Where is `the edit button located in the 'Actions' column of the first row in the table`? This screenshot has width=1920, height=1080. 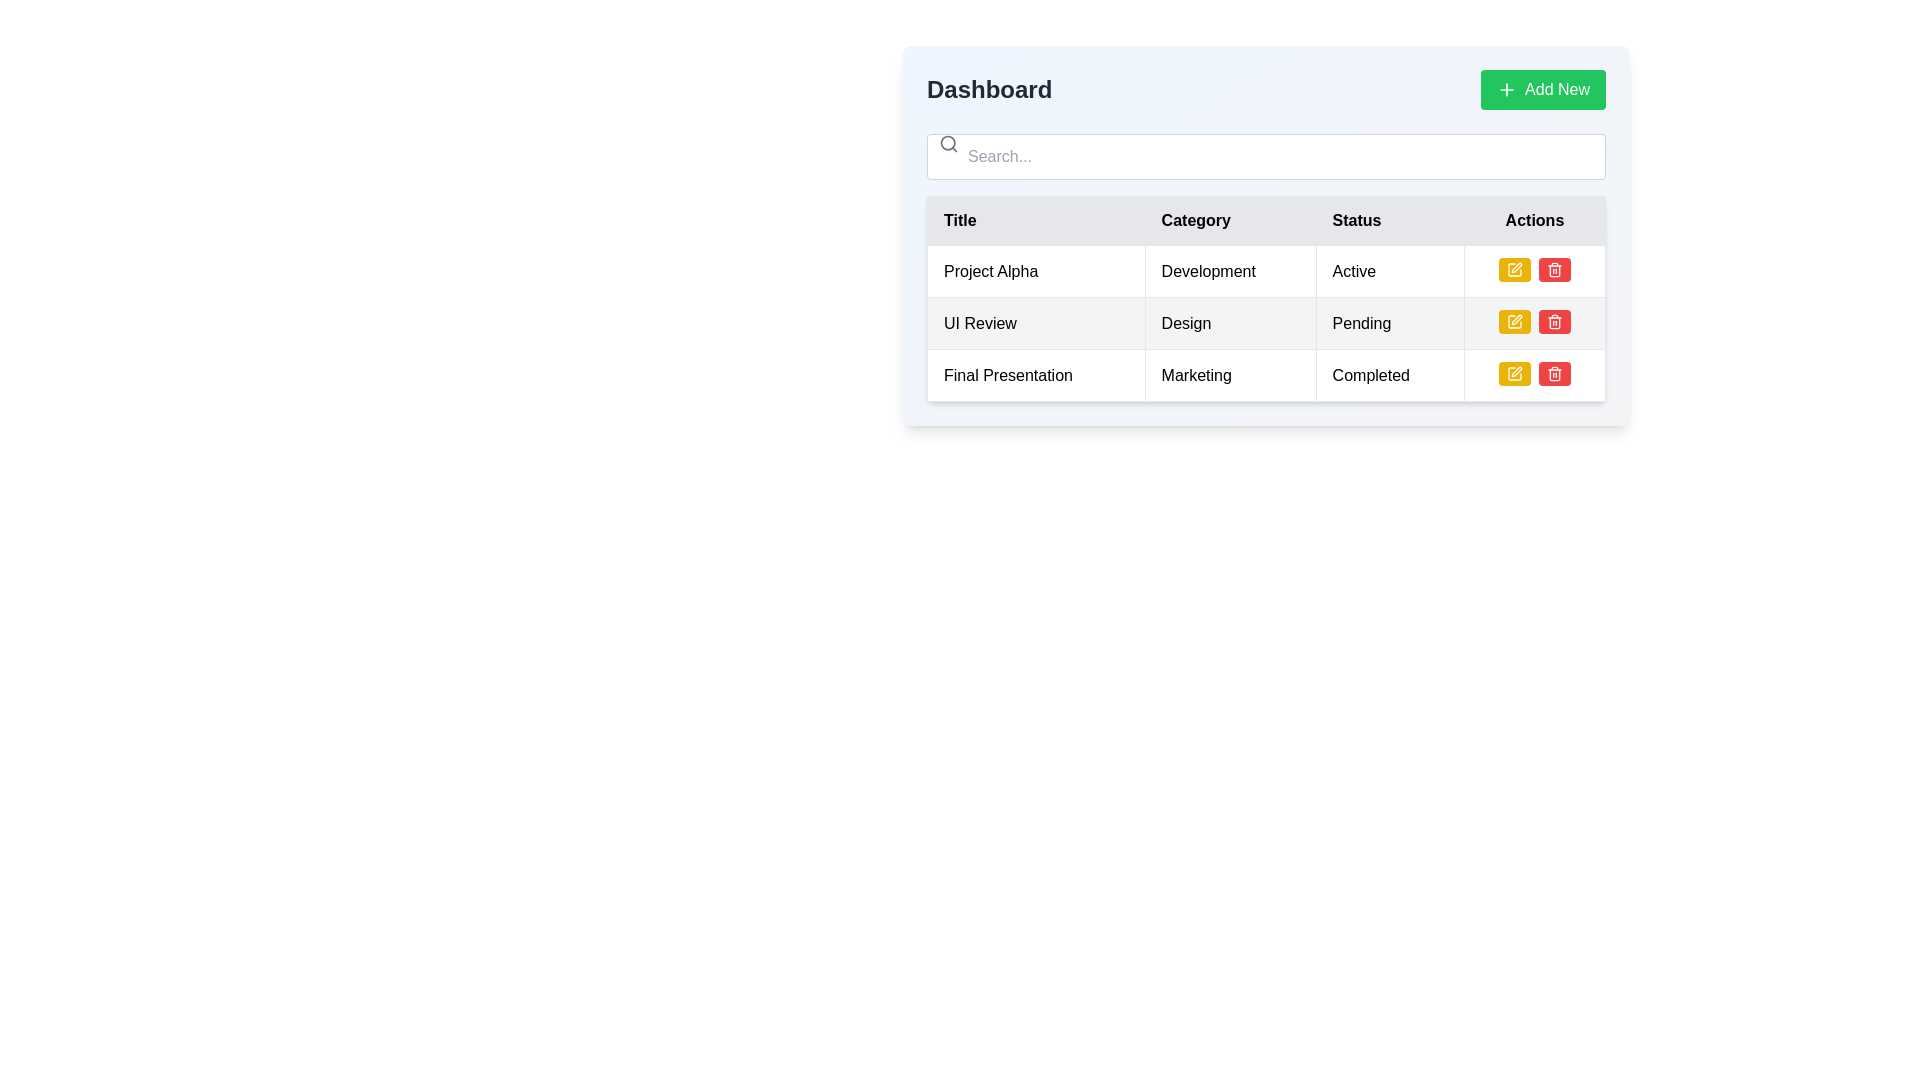 the edit button located in the 'Actions' column of the first row in the table is located at coordinates (1514, 270).